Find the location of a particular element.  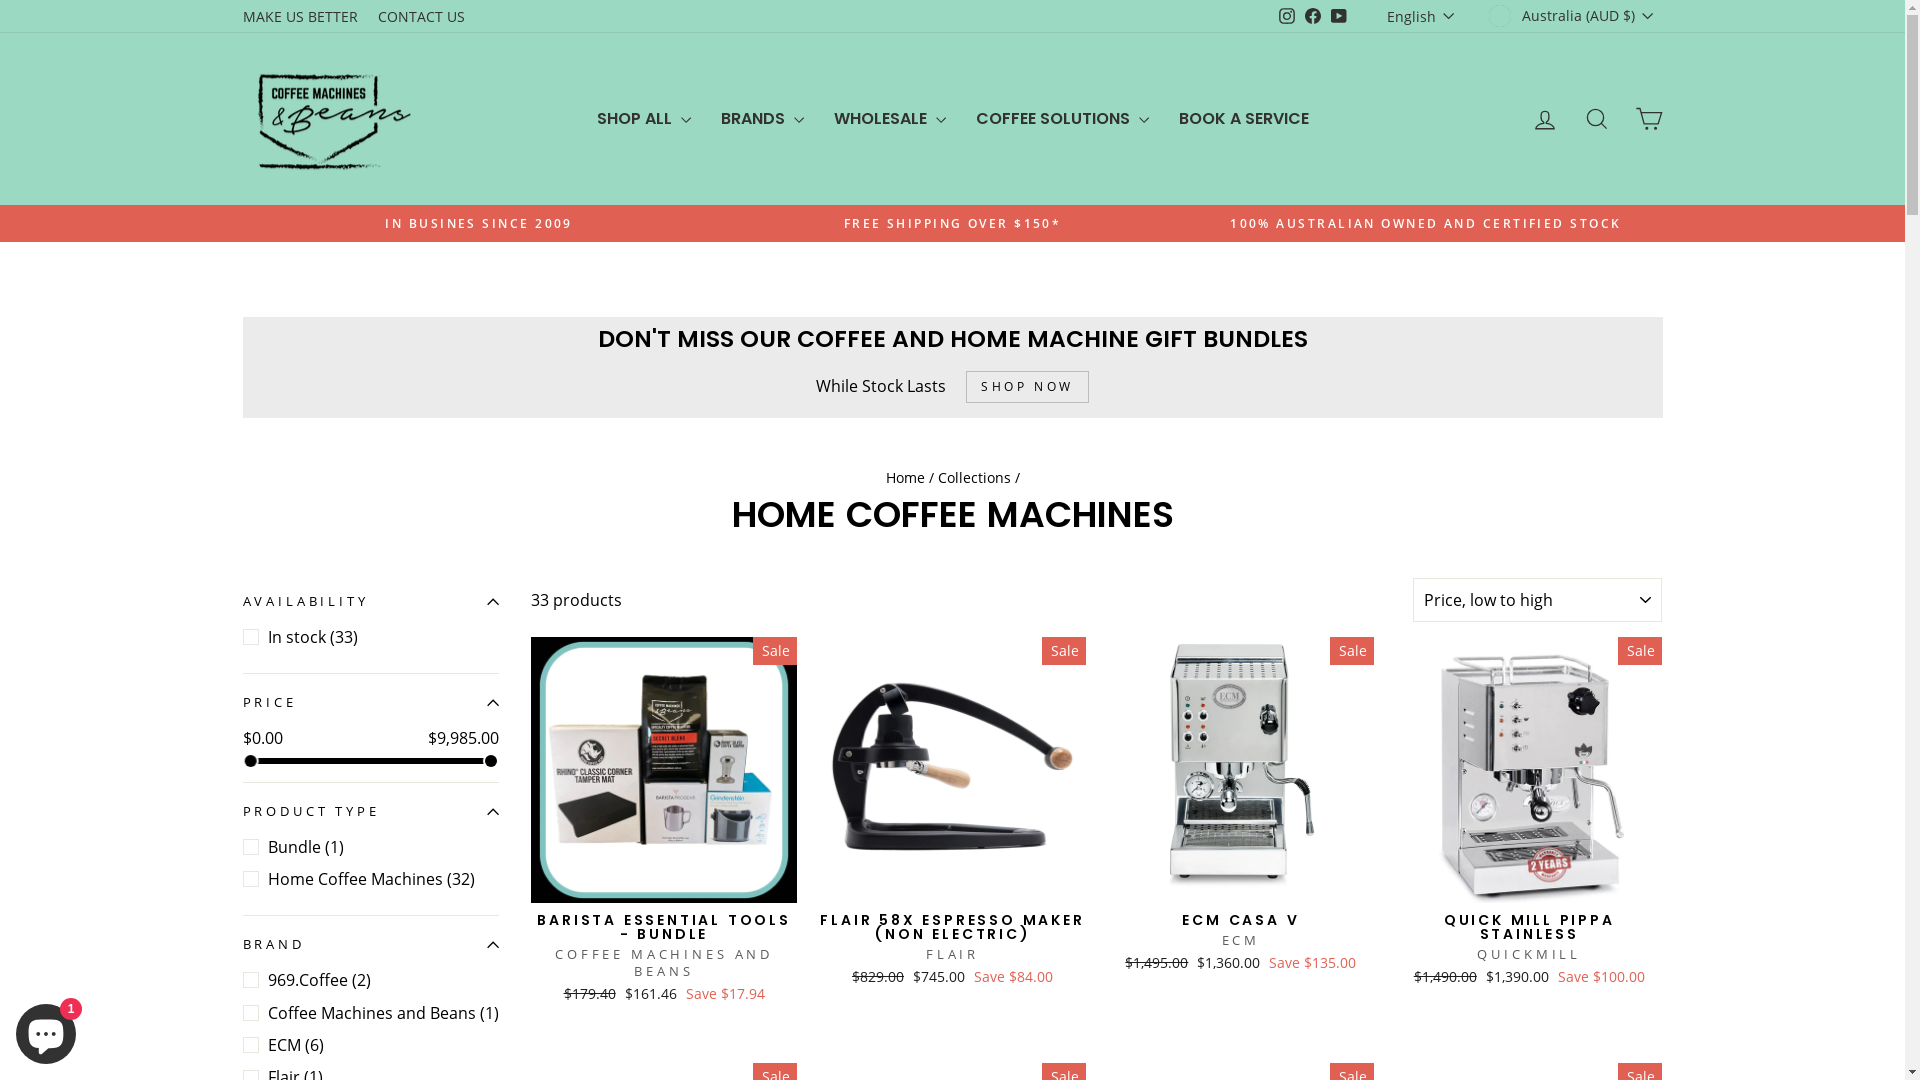

'Instagram' is located at coordinates (1286, 16).